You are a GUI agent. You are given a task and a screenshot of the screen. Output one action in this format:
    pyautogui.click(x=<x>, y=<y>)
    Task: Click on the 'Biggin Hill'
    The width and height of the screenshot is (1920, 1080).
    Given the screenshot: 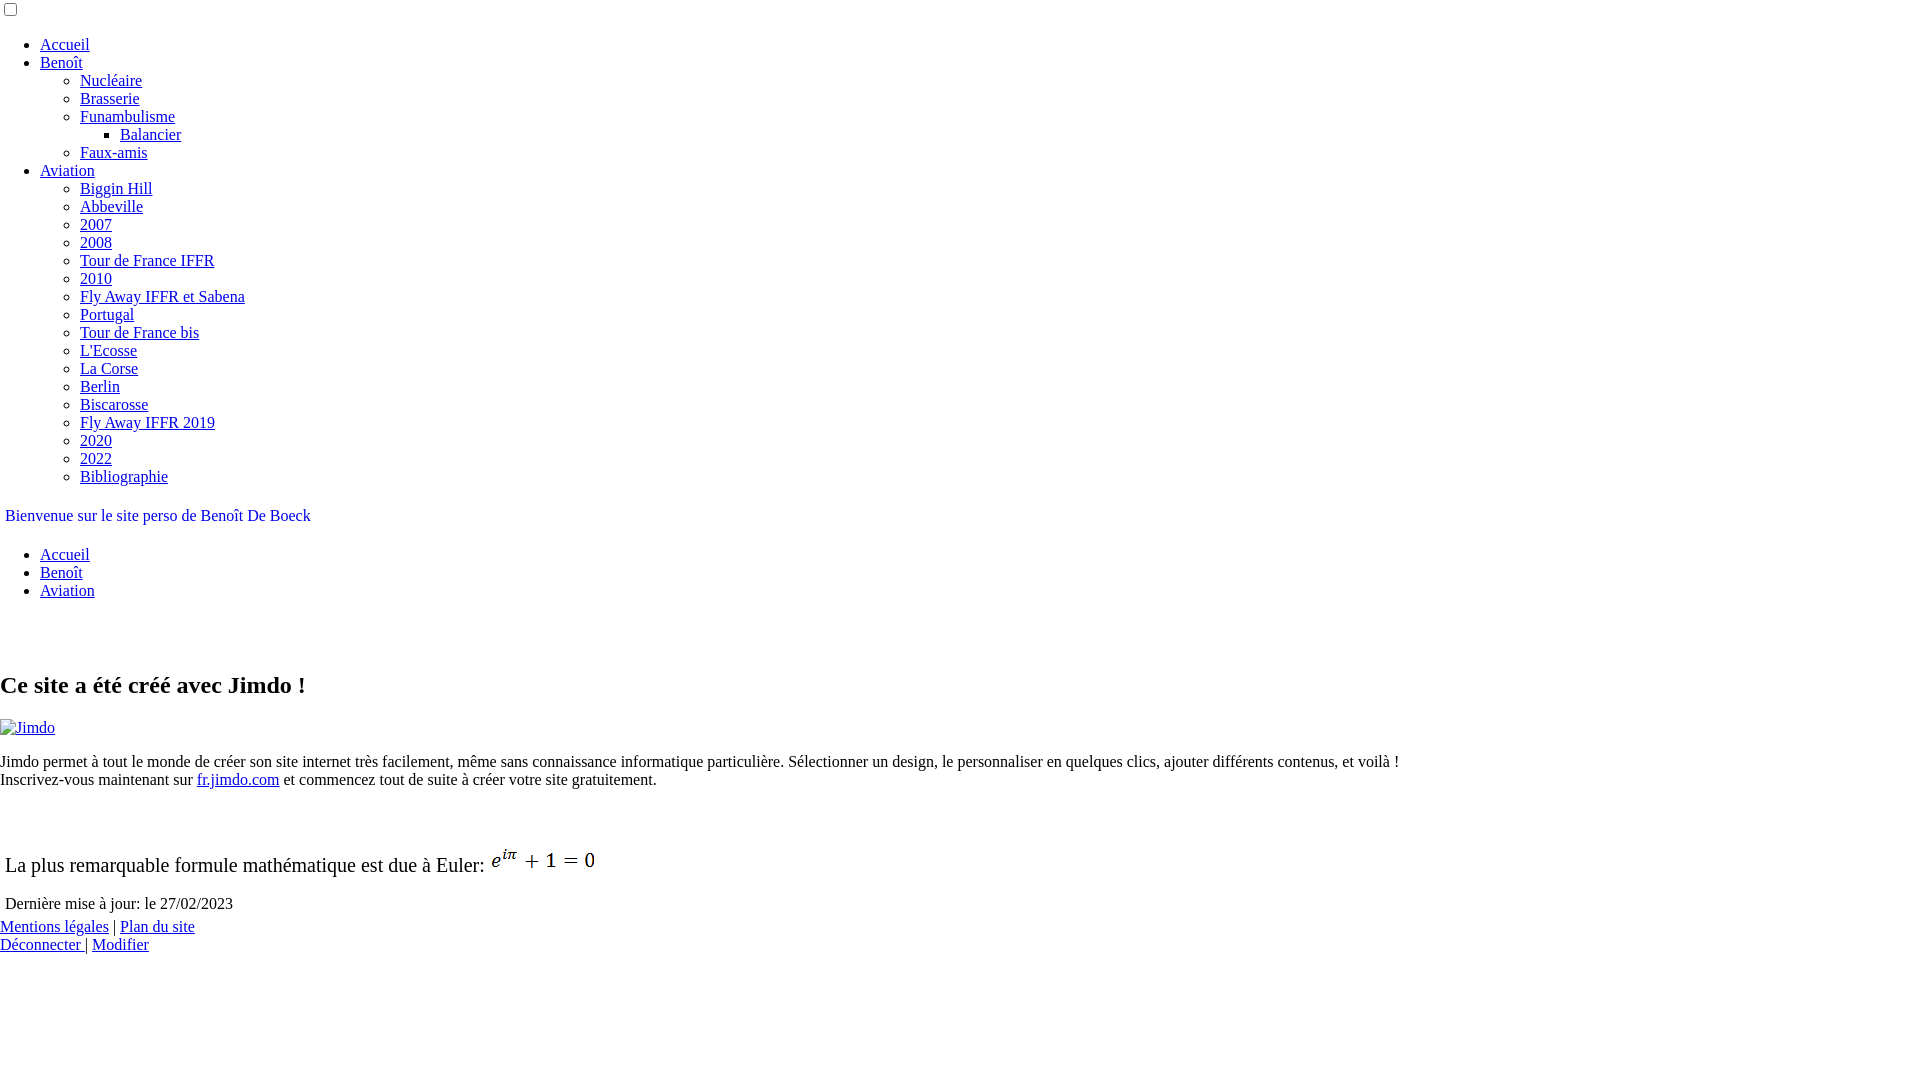 What is the action you would take?
    pyautogui.click(x=114, y=188)
    